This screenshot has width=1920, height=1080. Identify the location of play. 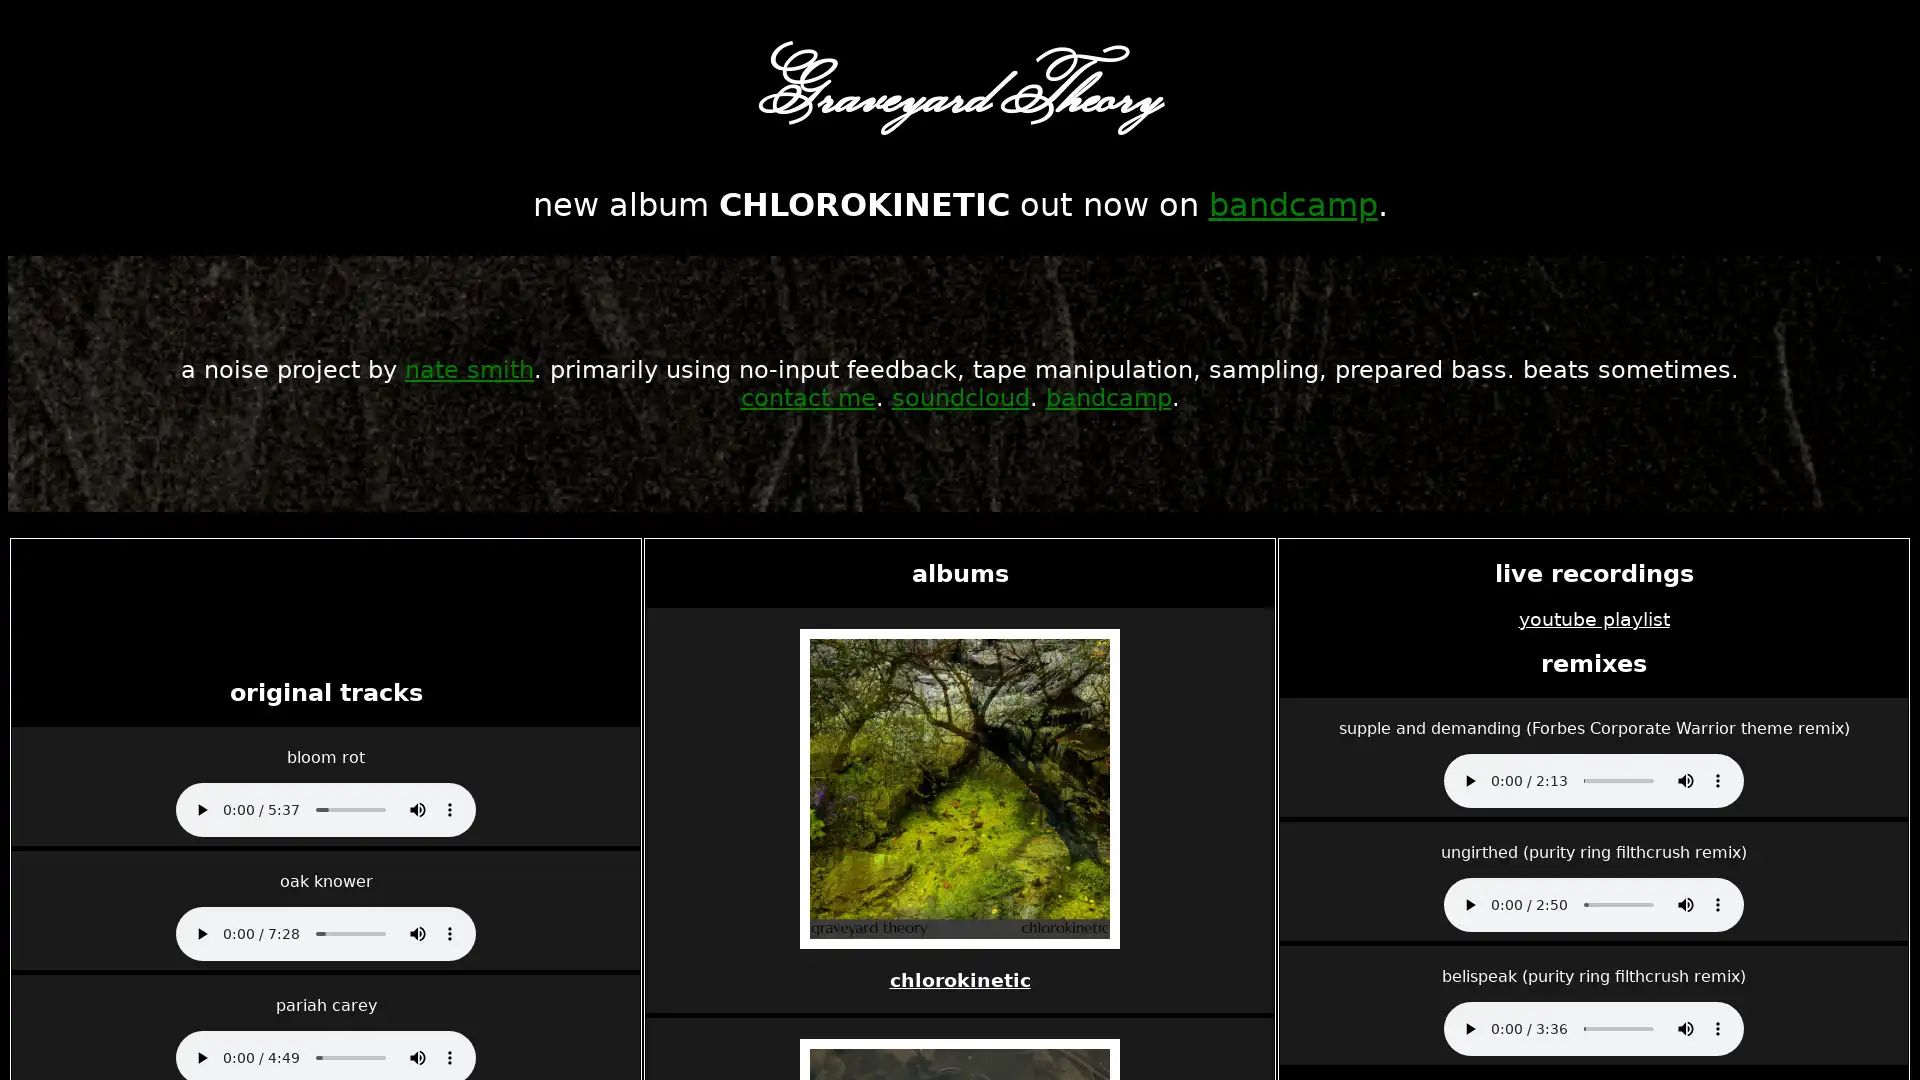
(201, 808).